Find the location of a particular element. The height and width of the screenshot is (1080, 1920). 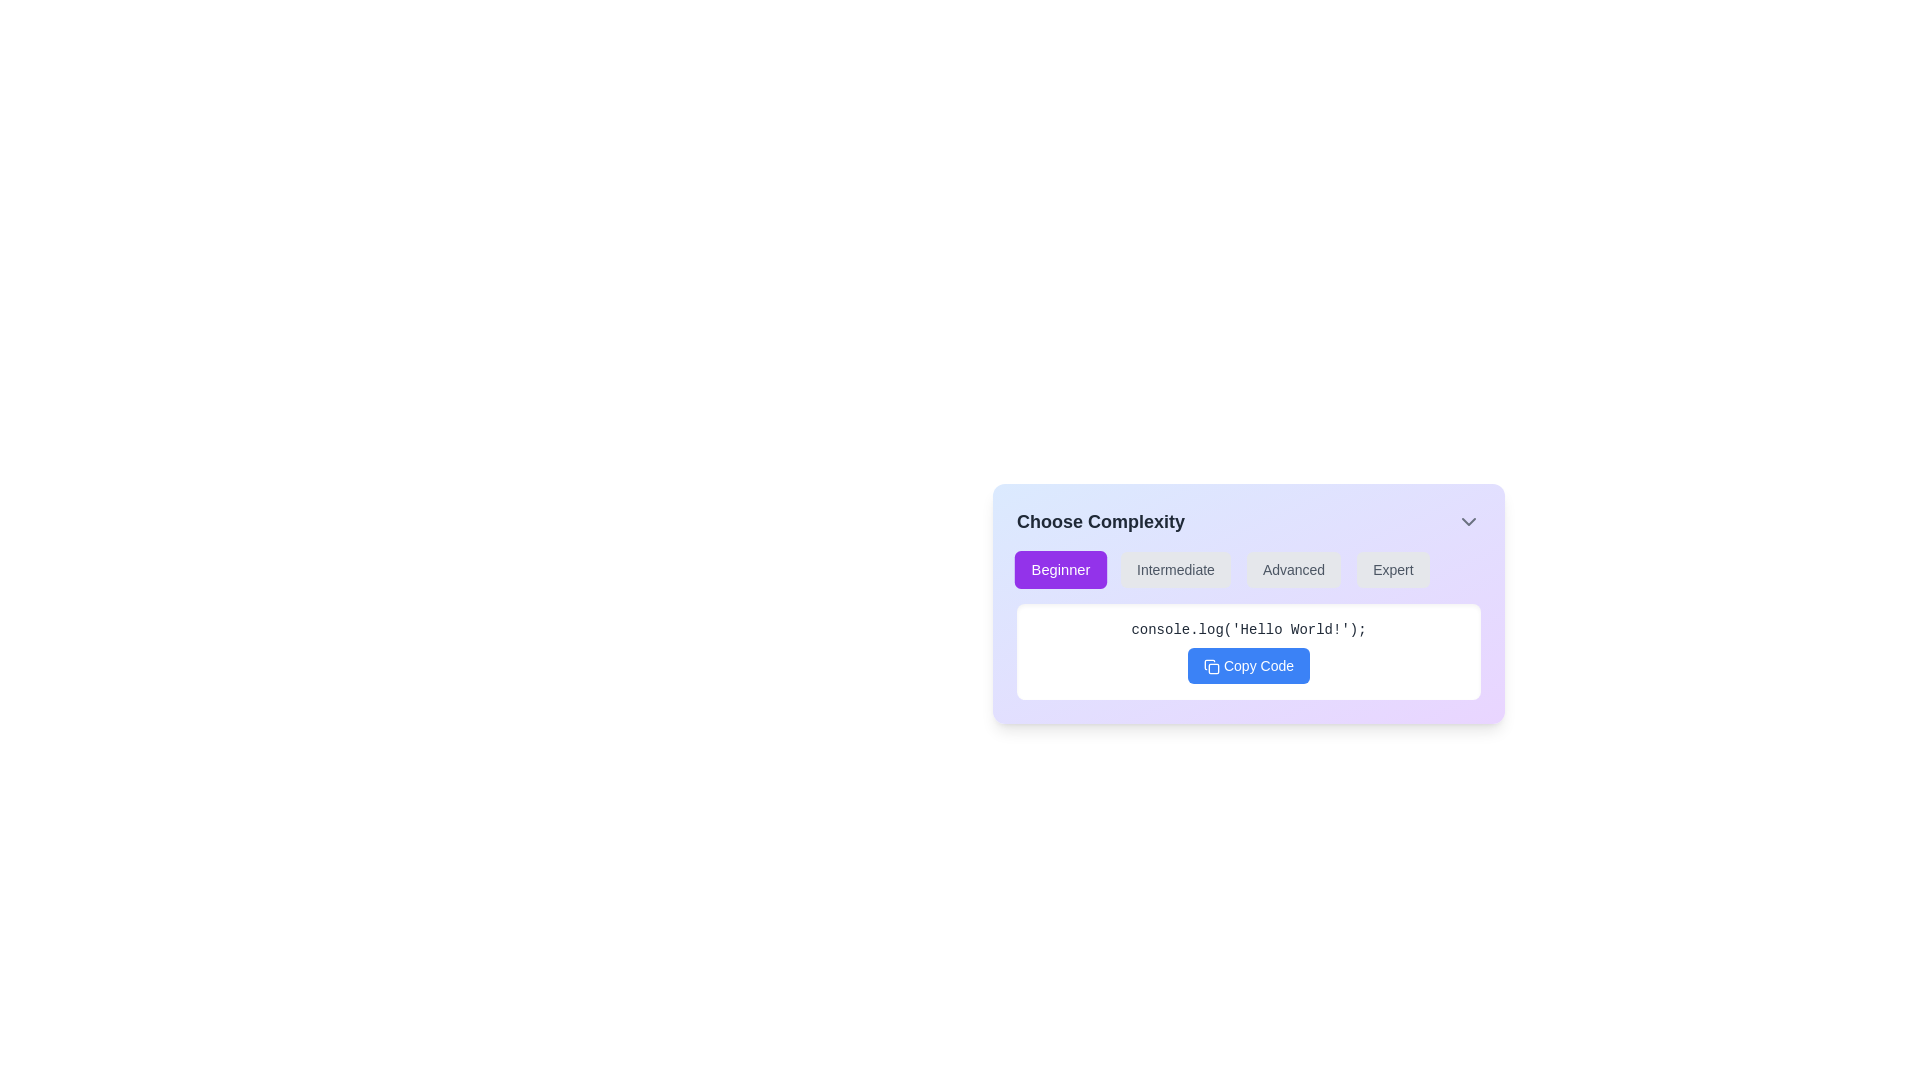

the 'Expert' level button, which is the fourth button in a horizontally aligned group below the title 'Choose Complexity' is located at coordinates (1392, 570).